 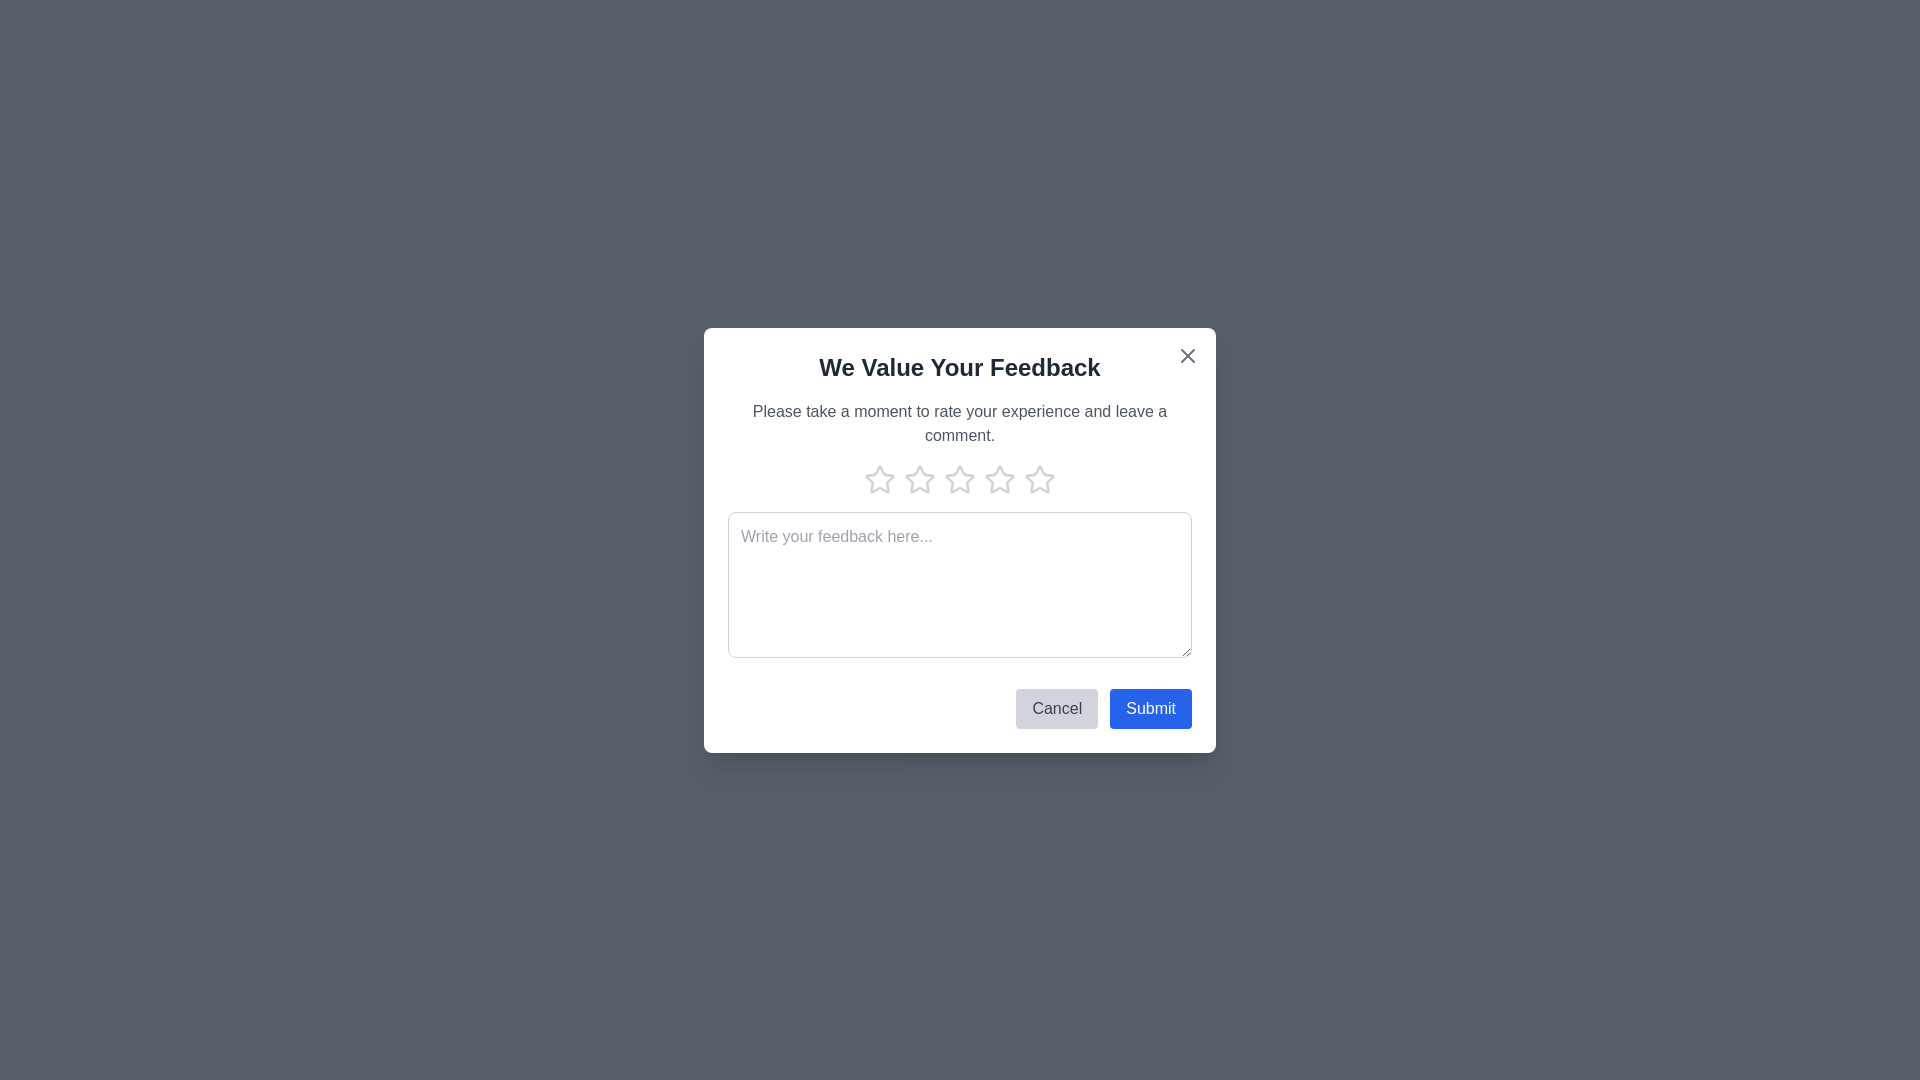 What do you see at coordinates (879, 478) in the screenshot?
I see `the first star icon in the rating system located in the middle of the feedback modal` at bounding box center [879, 478].